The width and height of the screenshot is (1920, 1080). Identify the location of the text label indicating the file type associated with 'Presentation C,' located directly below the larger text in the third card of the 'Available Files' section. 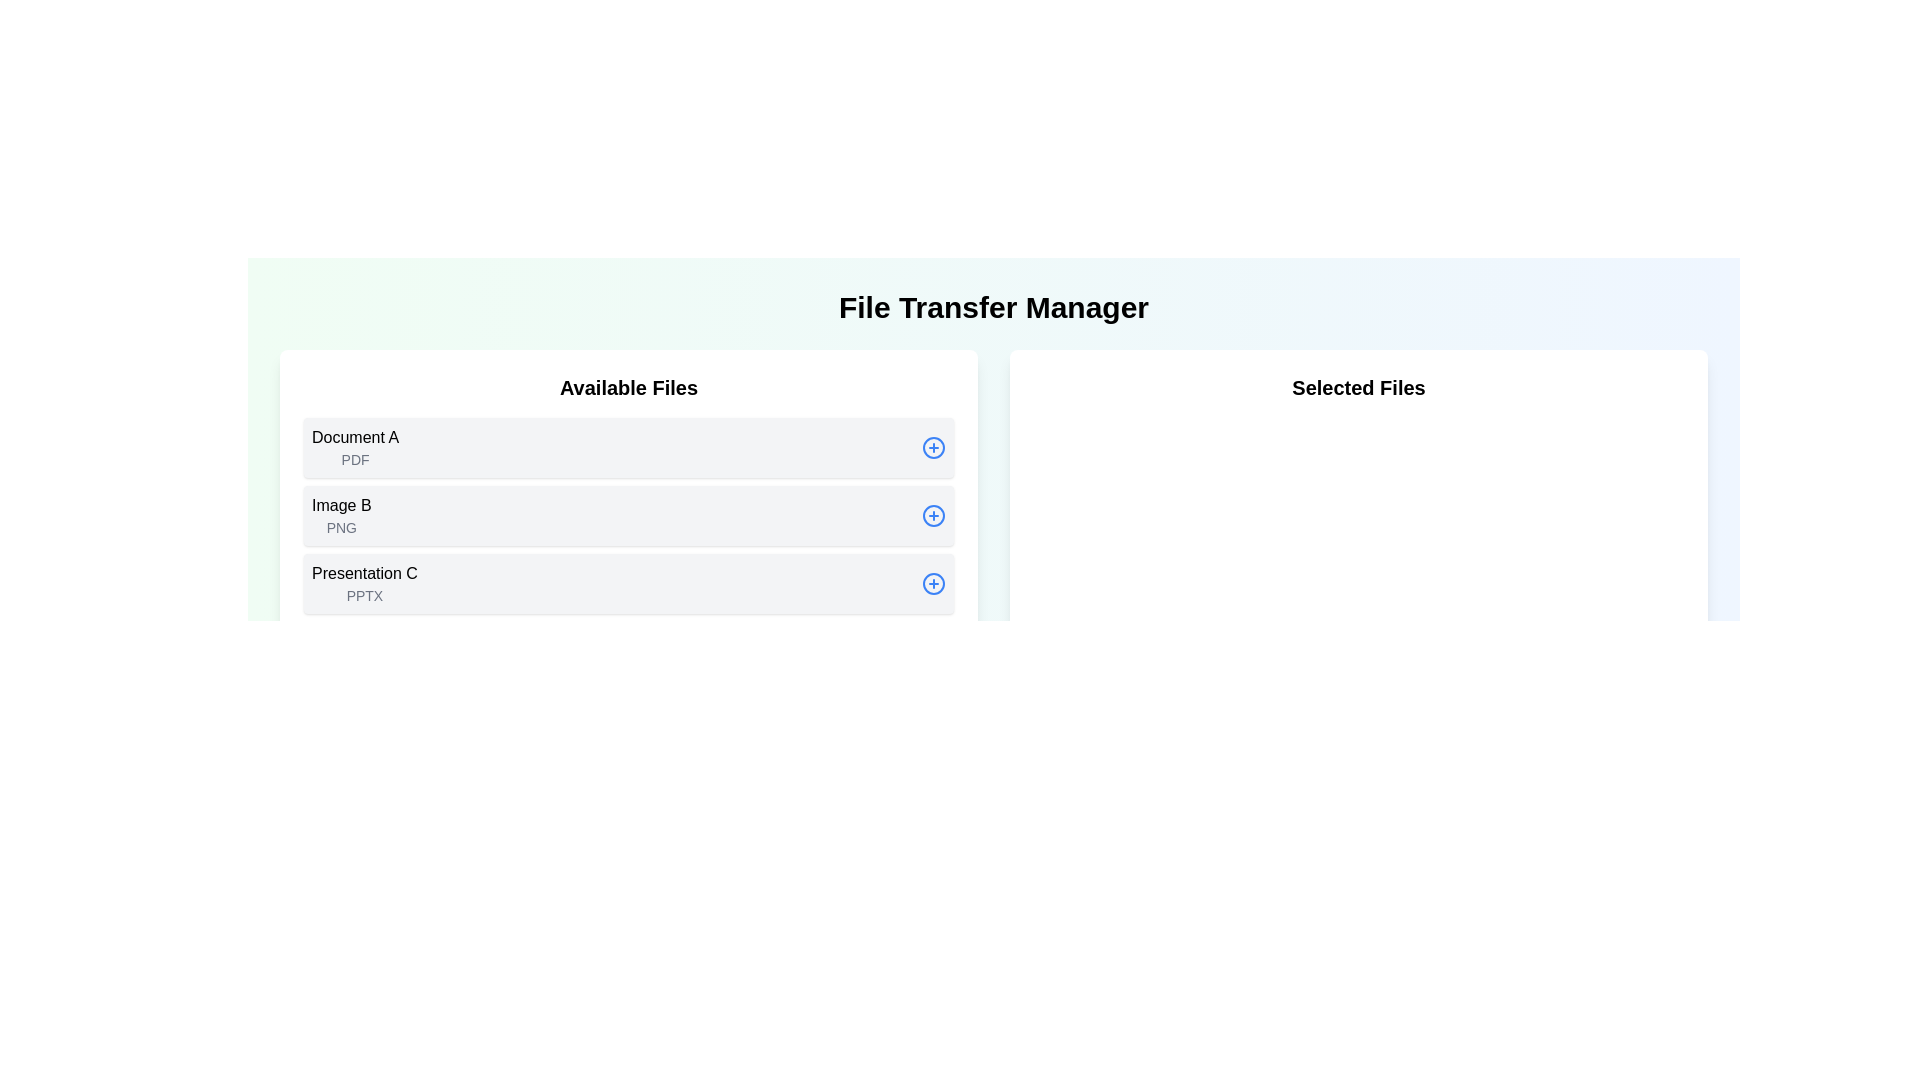
(364, 595).